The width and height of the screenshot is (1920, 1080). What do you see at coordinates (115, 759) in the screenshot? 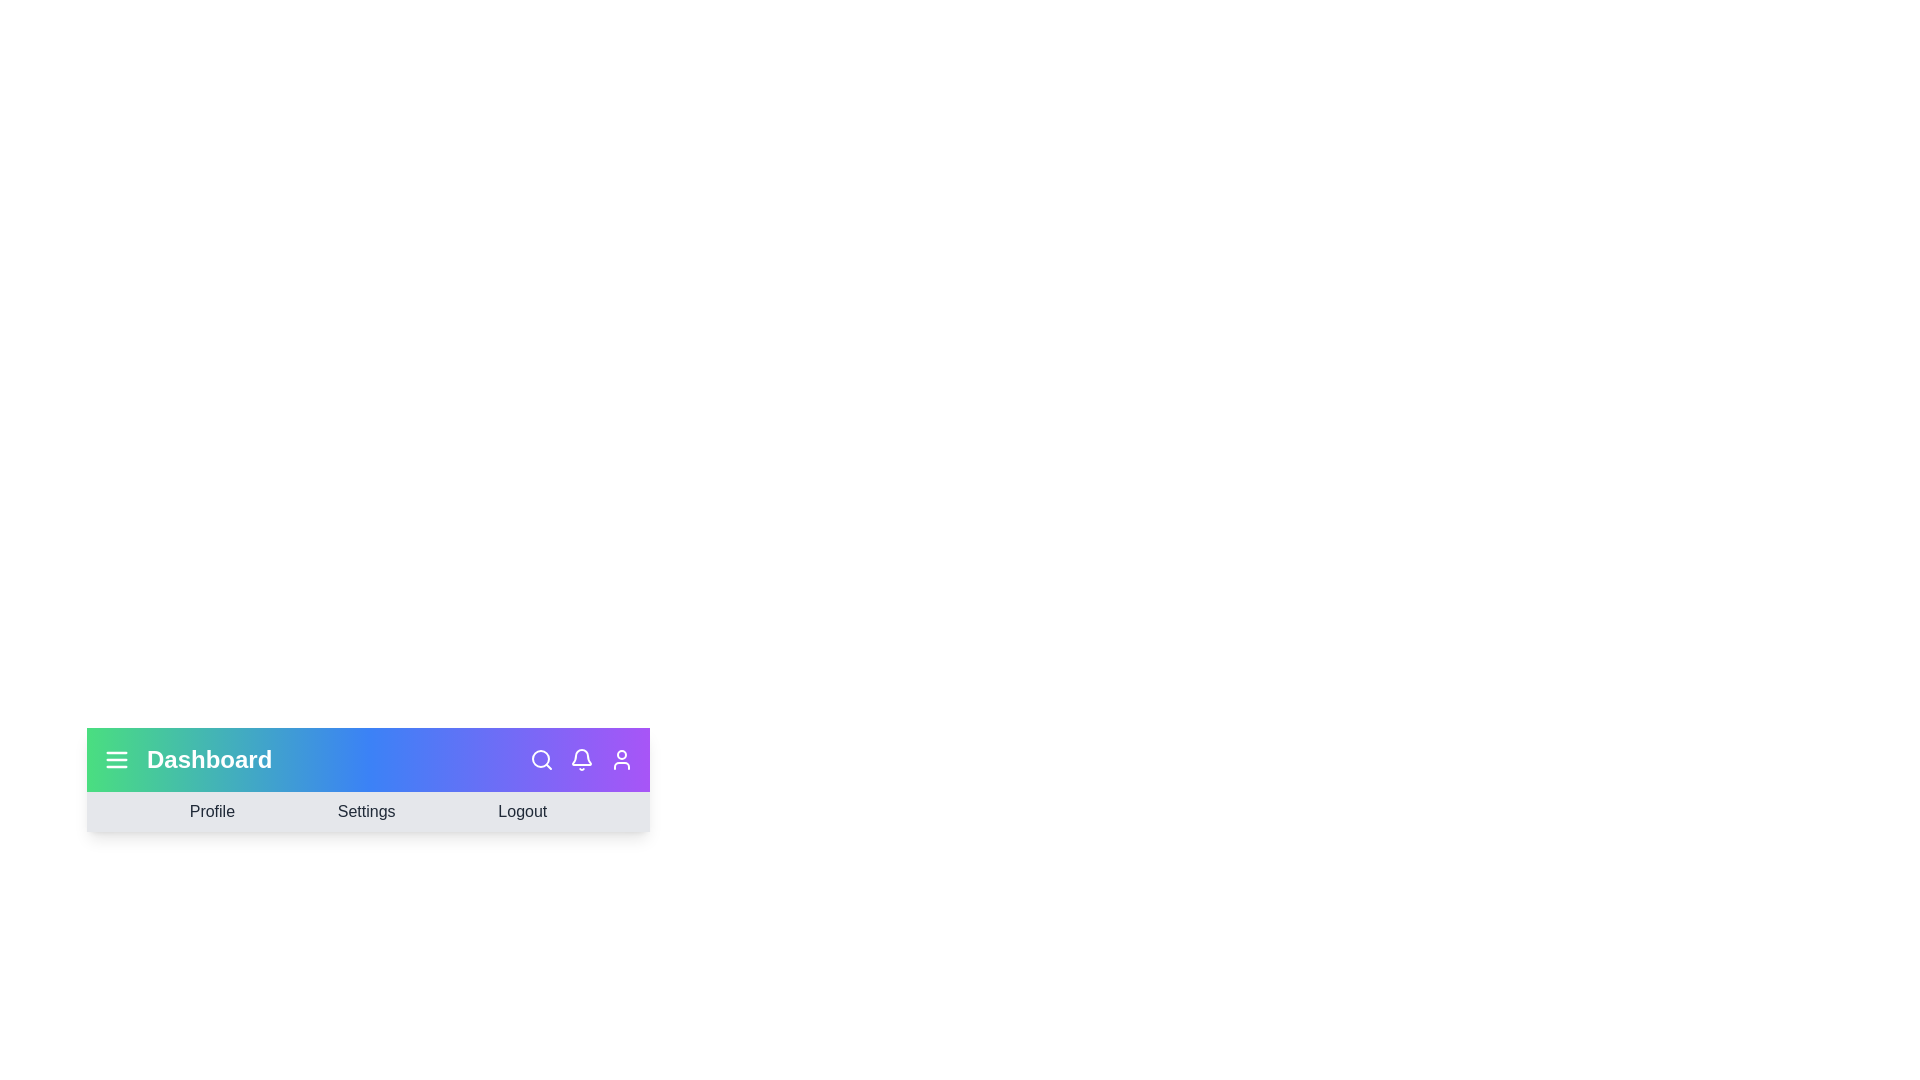
I see `the menu icon to toggle the visibility of the menu` at bounding box center [115, 759].